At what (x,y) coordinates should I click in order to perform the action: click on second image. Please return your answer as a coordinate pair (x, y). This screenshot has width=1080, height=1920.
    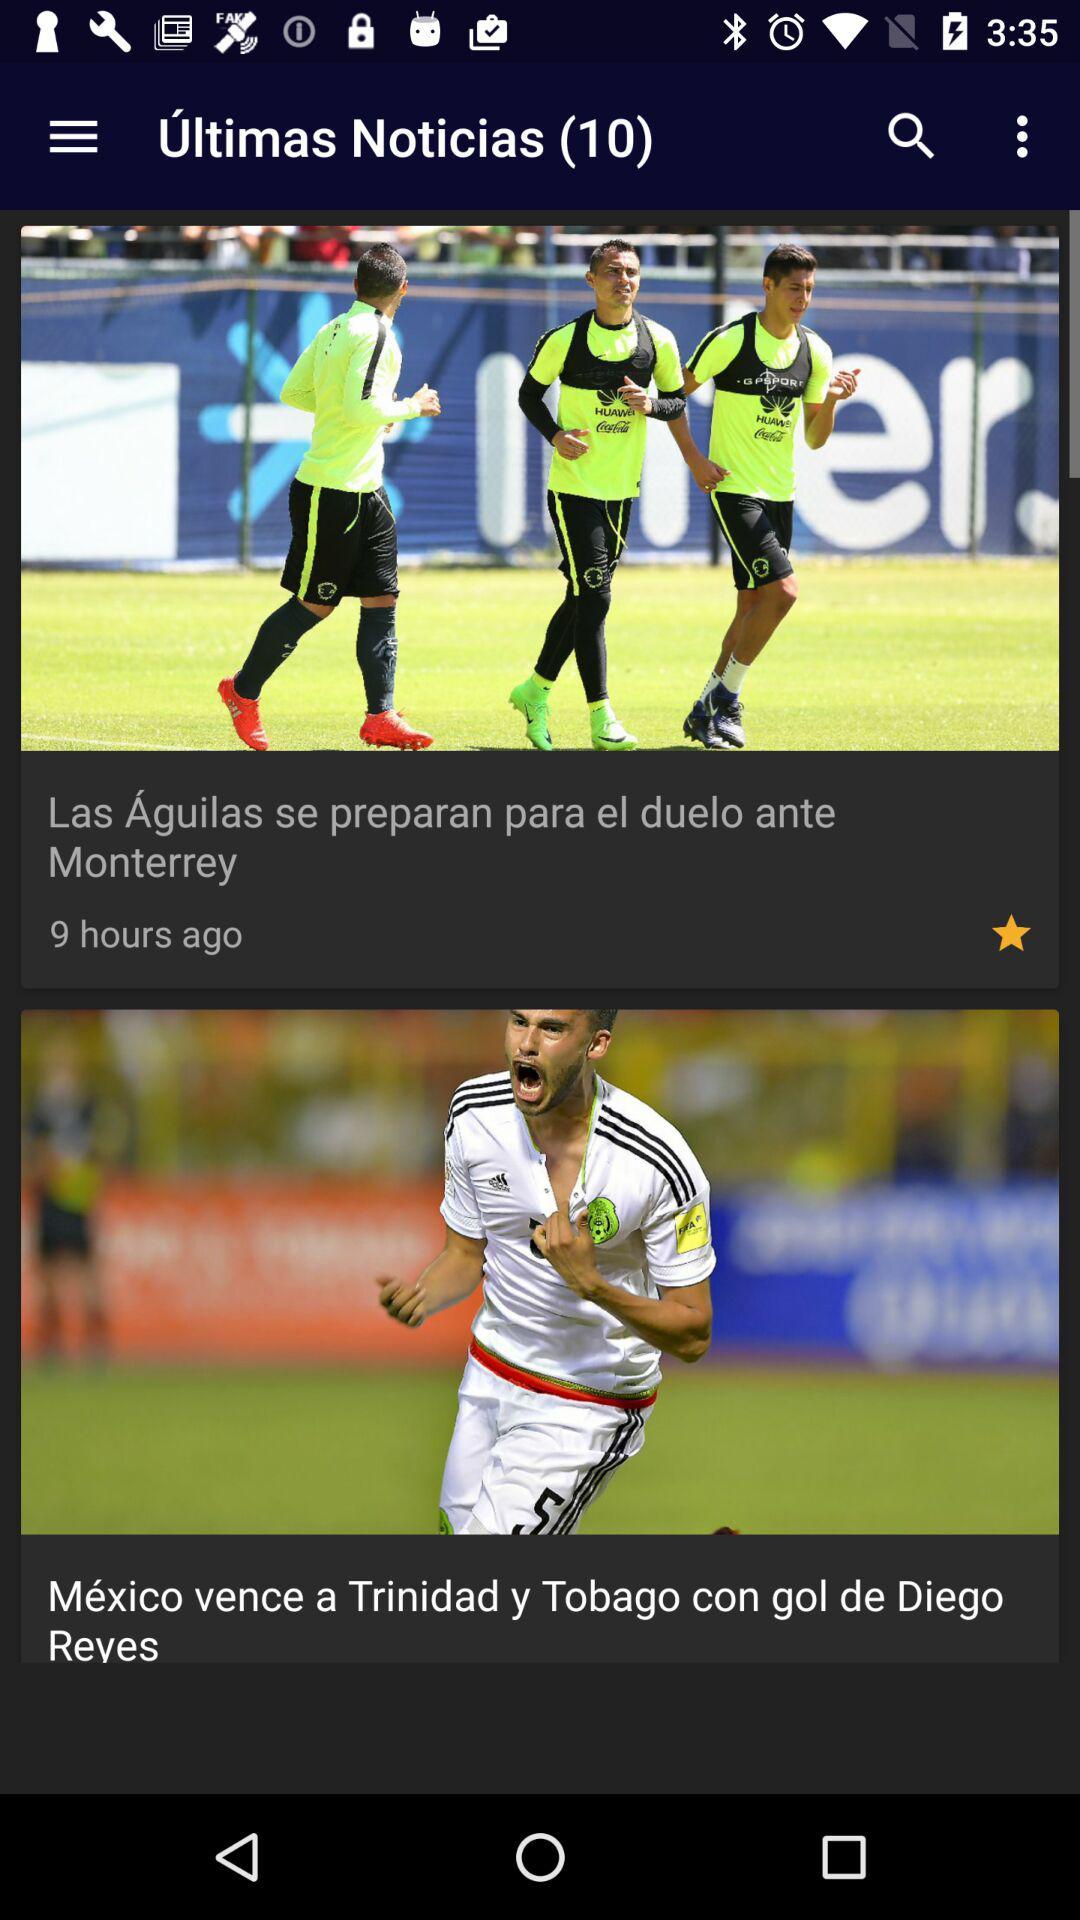
    Looking at the image, I should click on (540, 1336).